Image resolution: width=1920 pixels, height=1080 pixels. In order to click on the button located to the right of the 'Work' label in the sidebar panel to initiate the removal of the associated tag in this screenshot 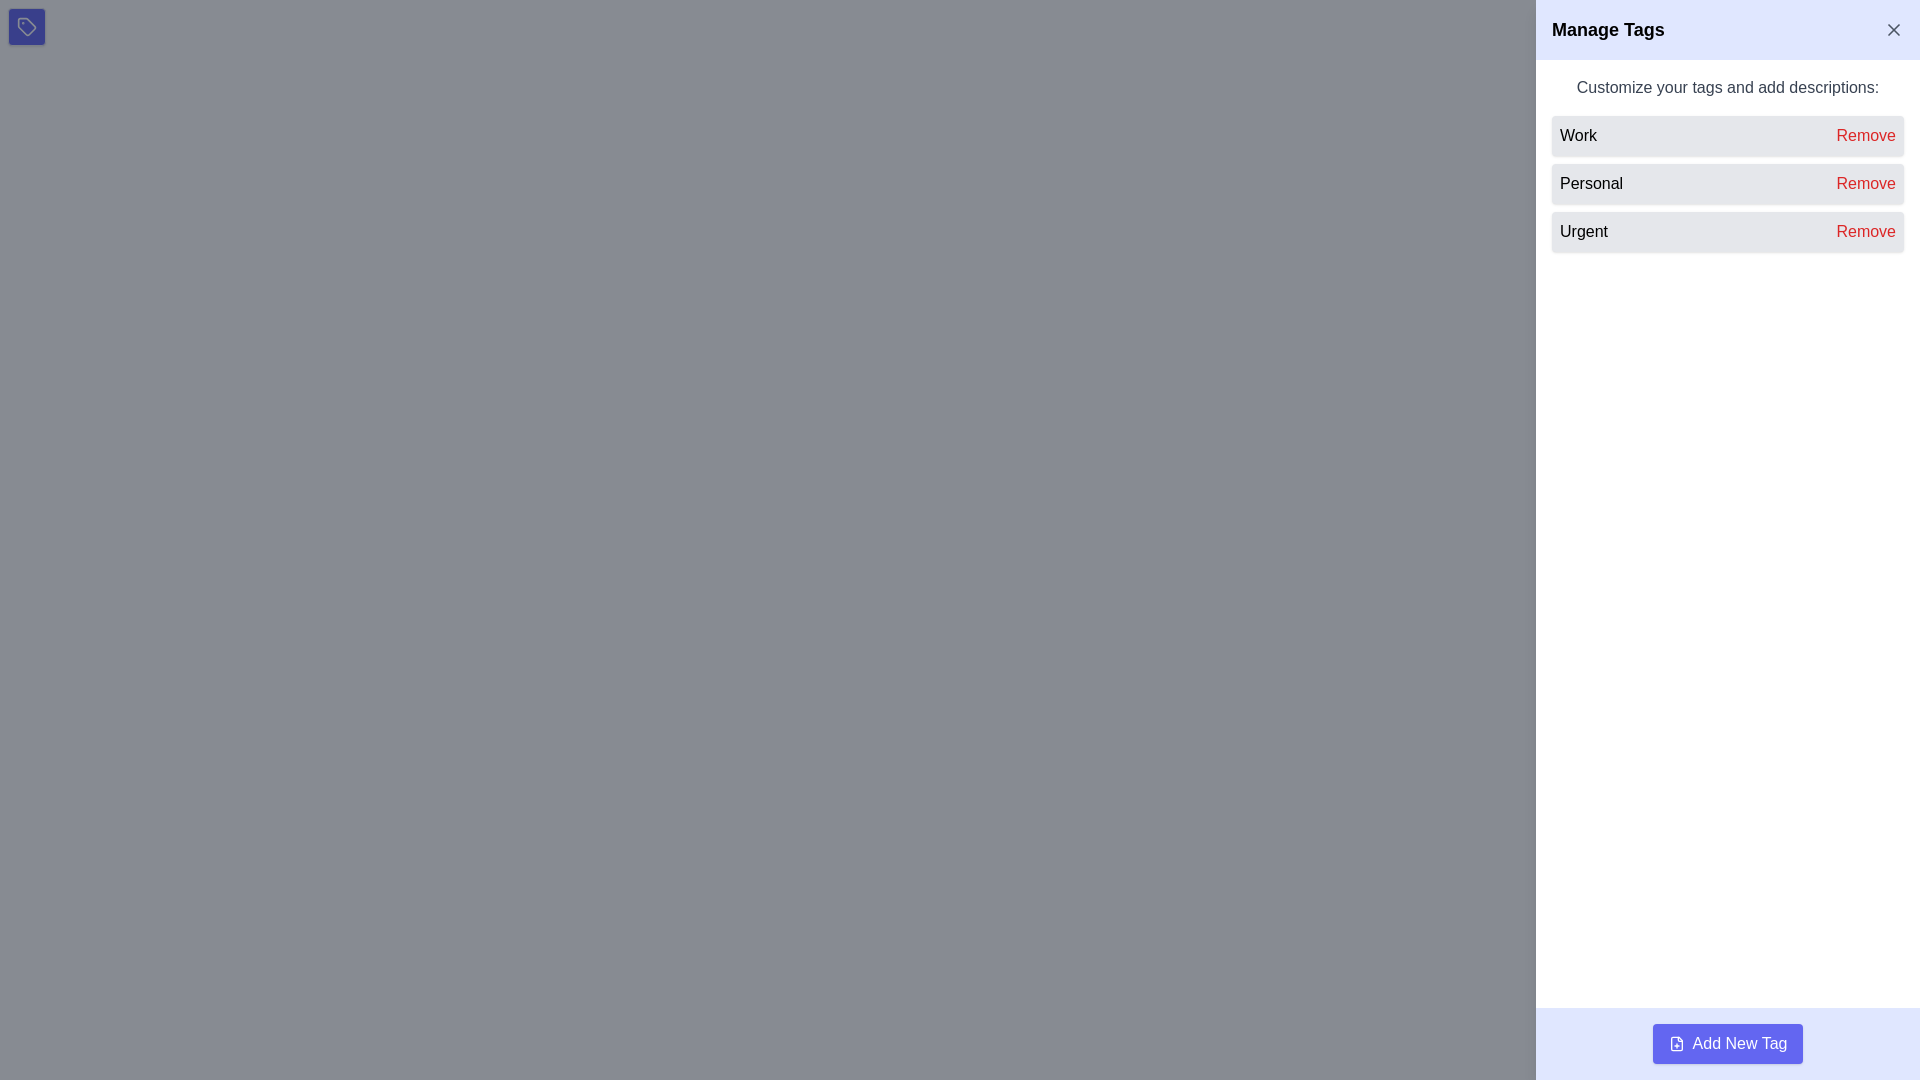, I will do `click(1865, 135)`.